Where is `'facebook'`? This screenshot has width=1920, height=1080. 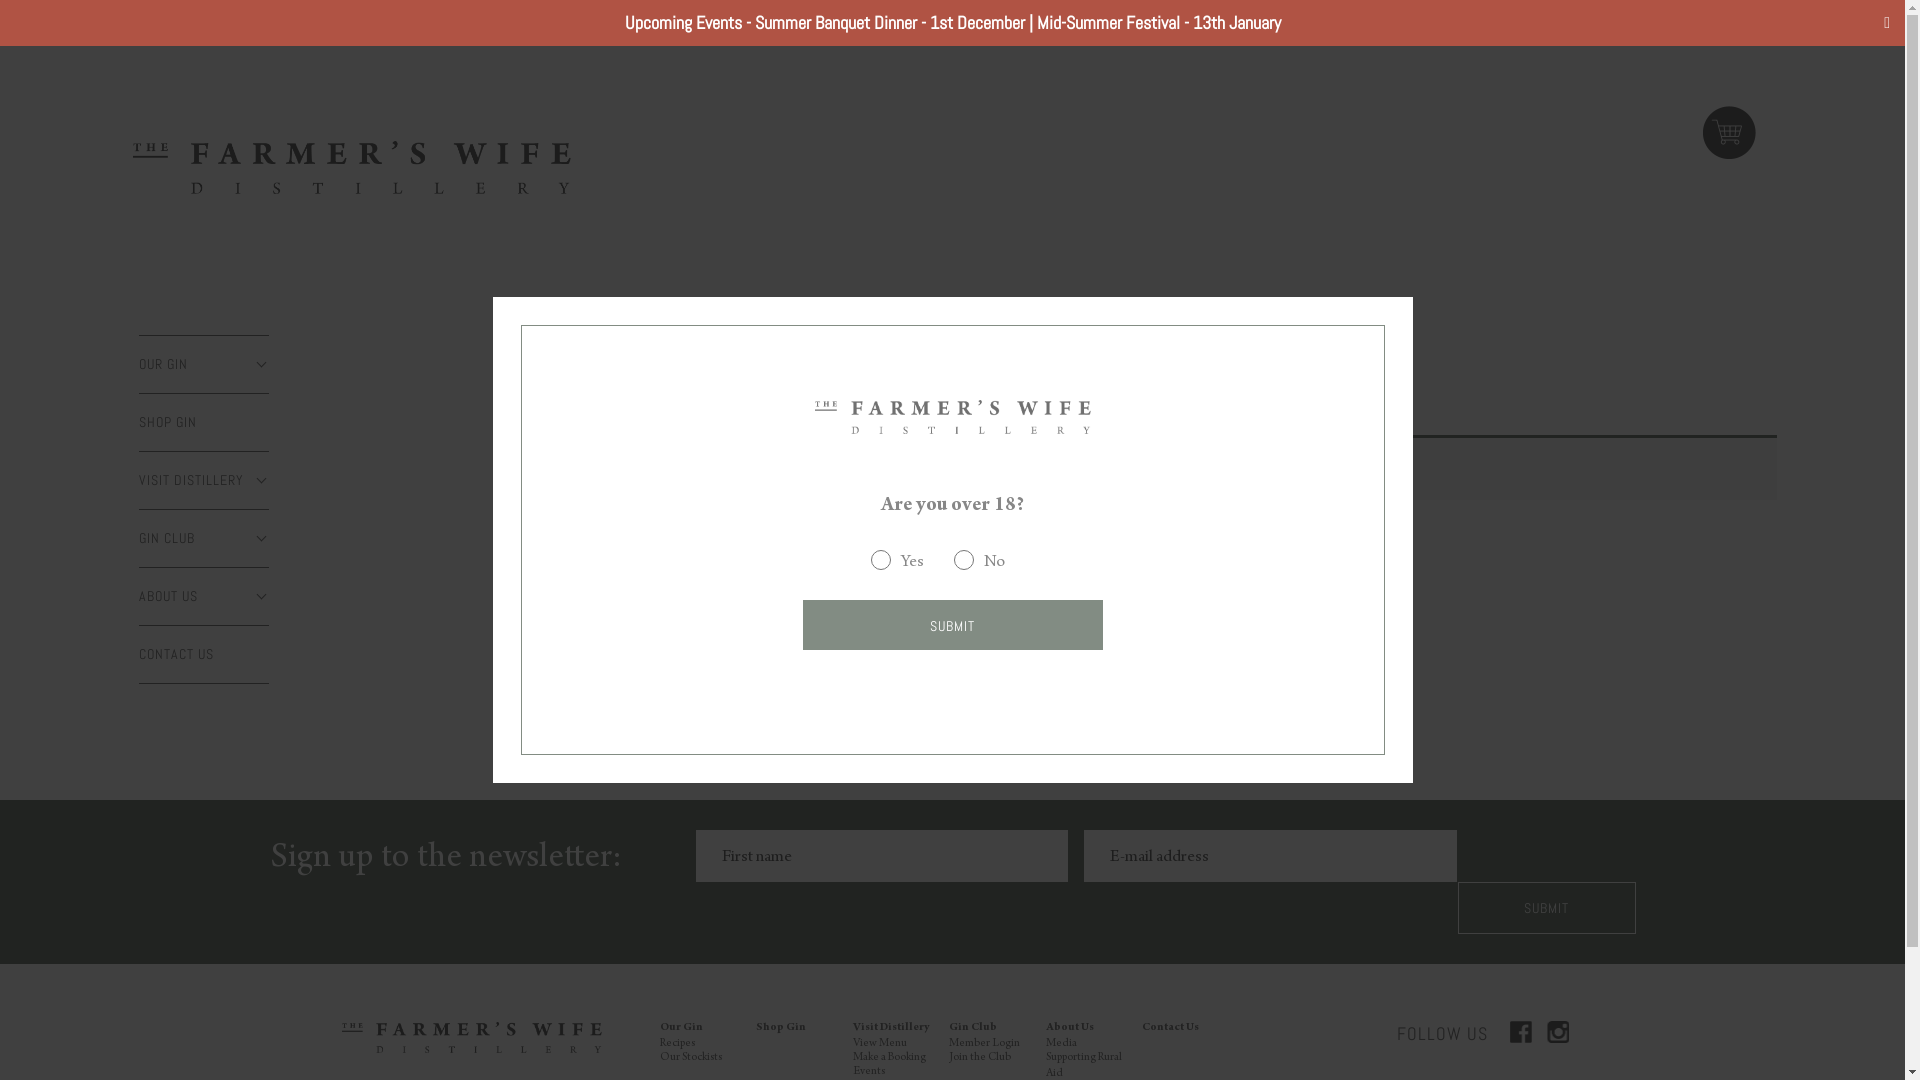
'facebook' is located at coordinates (1520, 1032).